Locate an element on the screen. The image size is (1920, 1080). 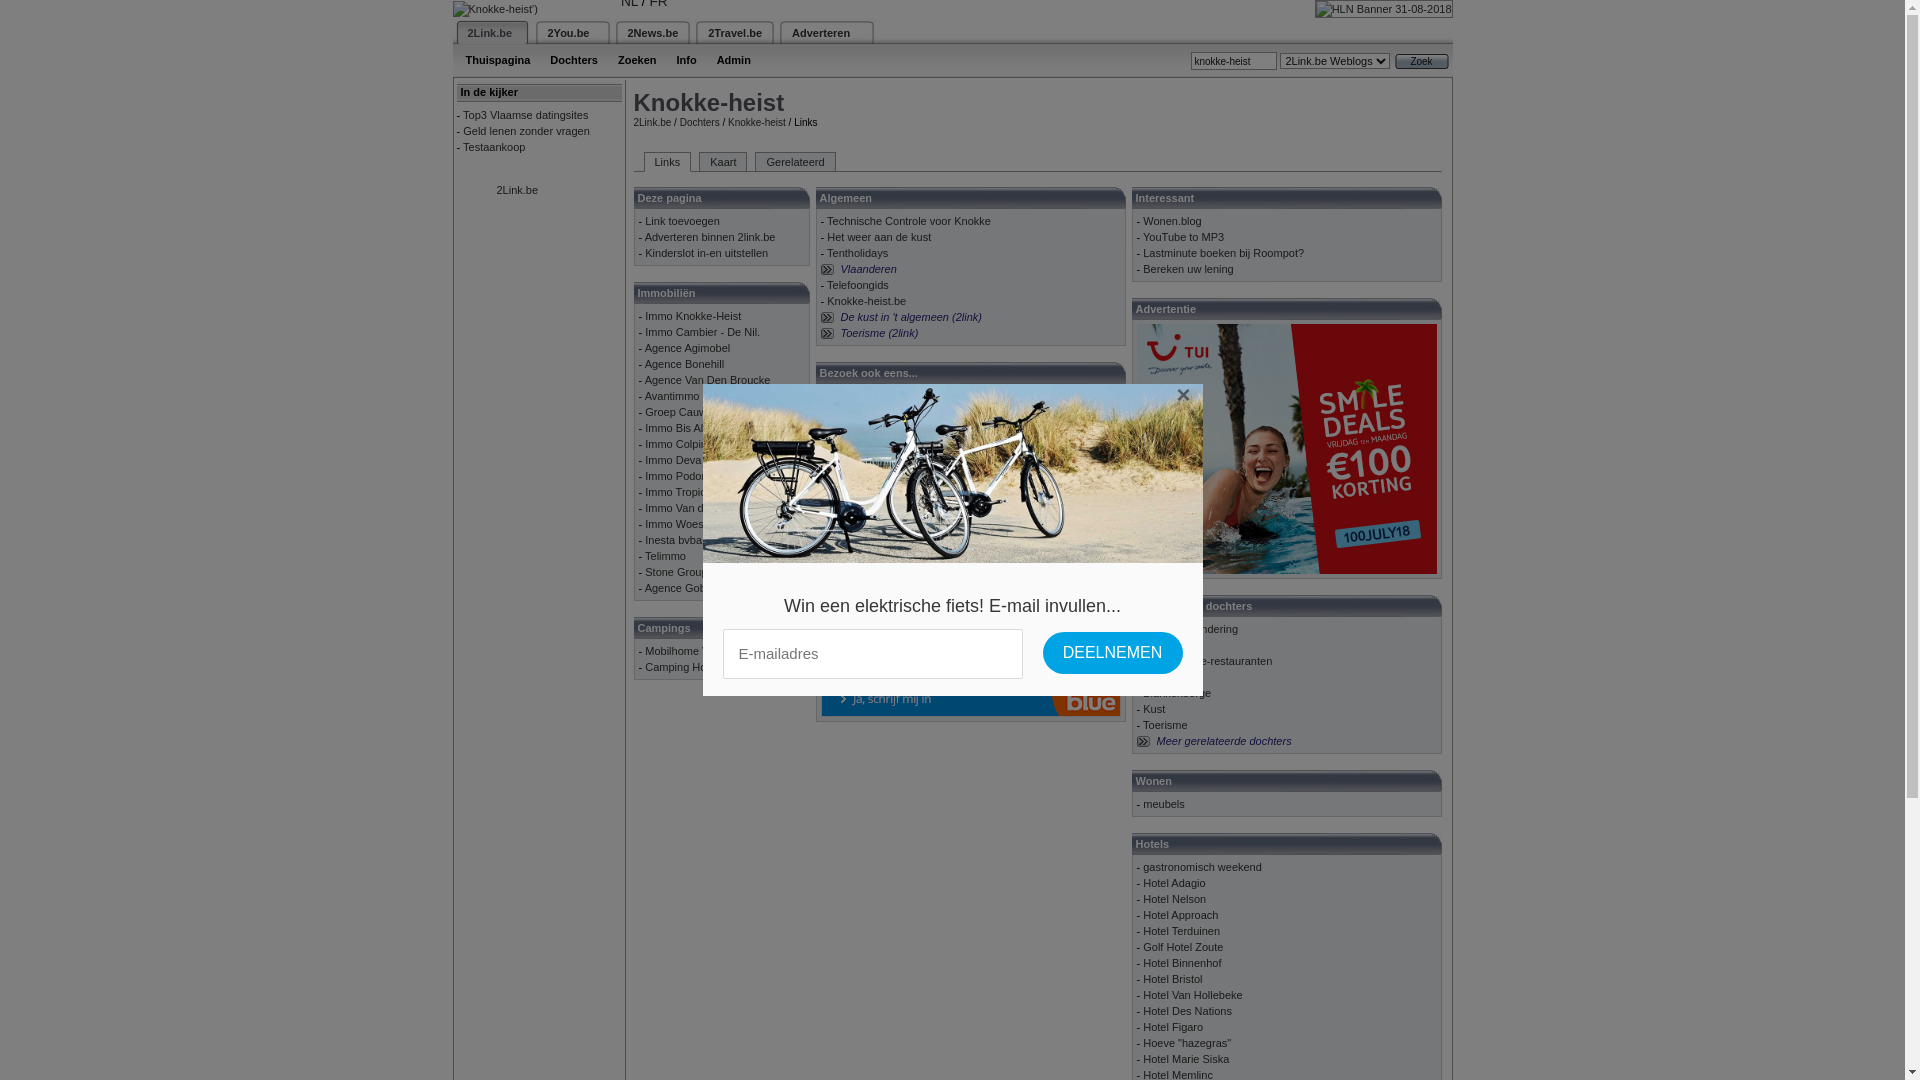
'Immo Cambier - De Nil.' is located at coordinates (702, 330).